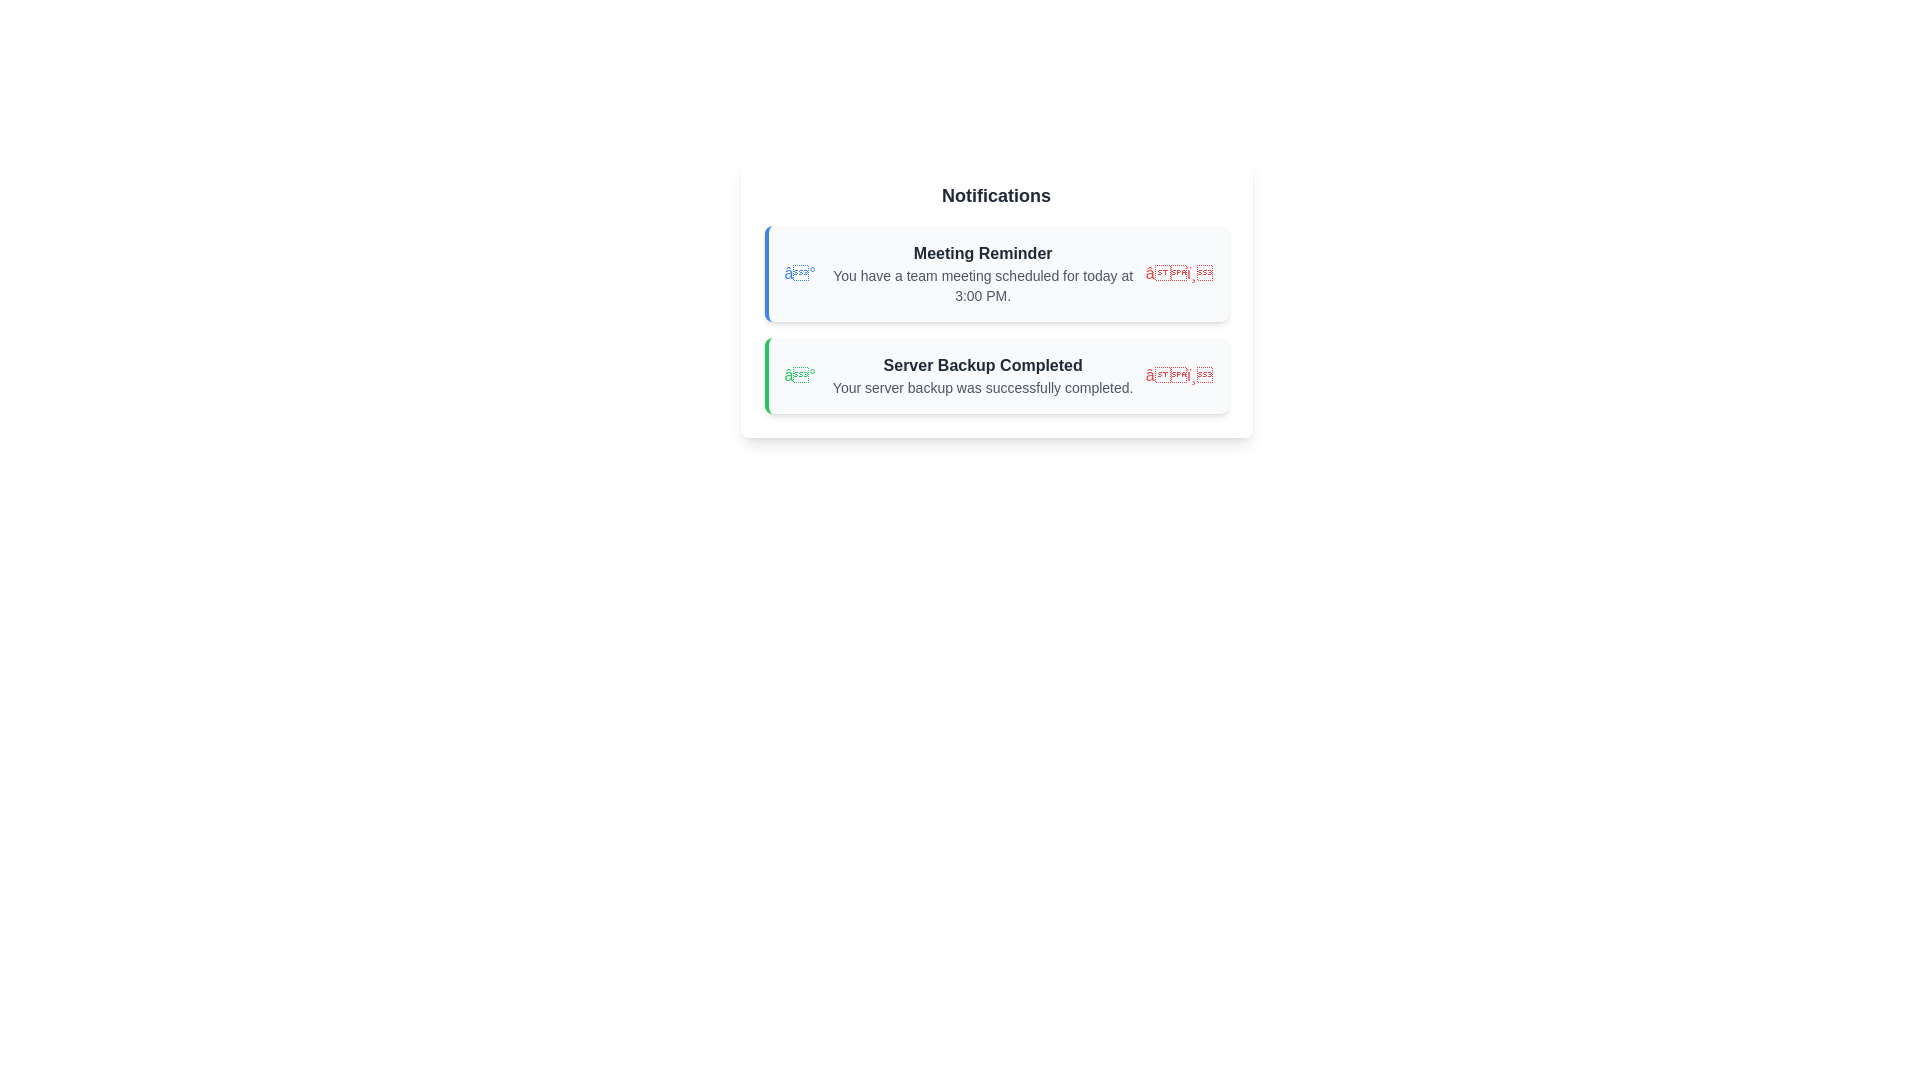 This screenshot has width=1920, height=1080. Describe the element at coordinates (983, 388) in the screenshot. I see `text from the text label that states 'Your server backup was successfully completed.' which is styled in a smaller gray font and located below the title 'Server Backup Completed' within the notification card` at that location.